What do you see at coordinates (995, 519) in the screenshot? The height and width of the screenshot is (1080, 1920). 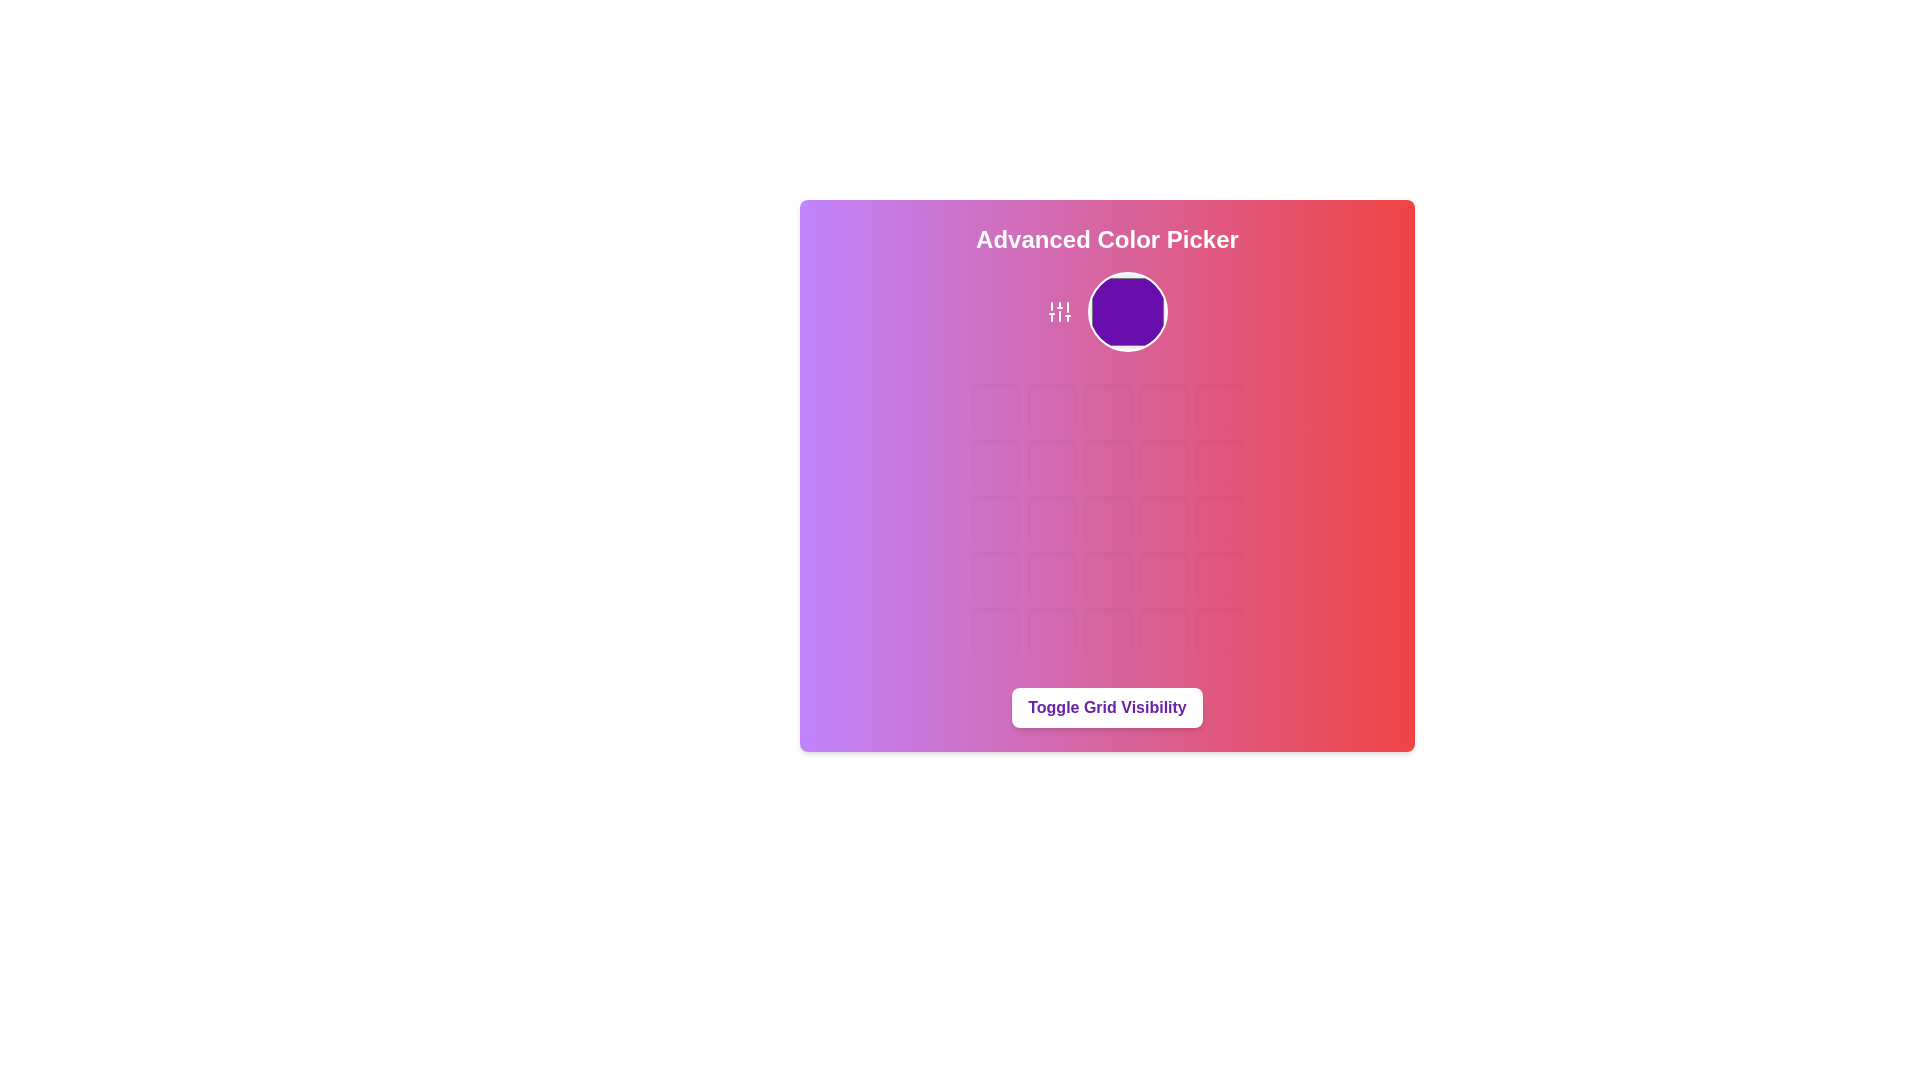 I see `the pink grid cell located in the third row and first column of the grid` at bounding box center [995, 519].